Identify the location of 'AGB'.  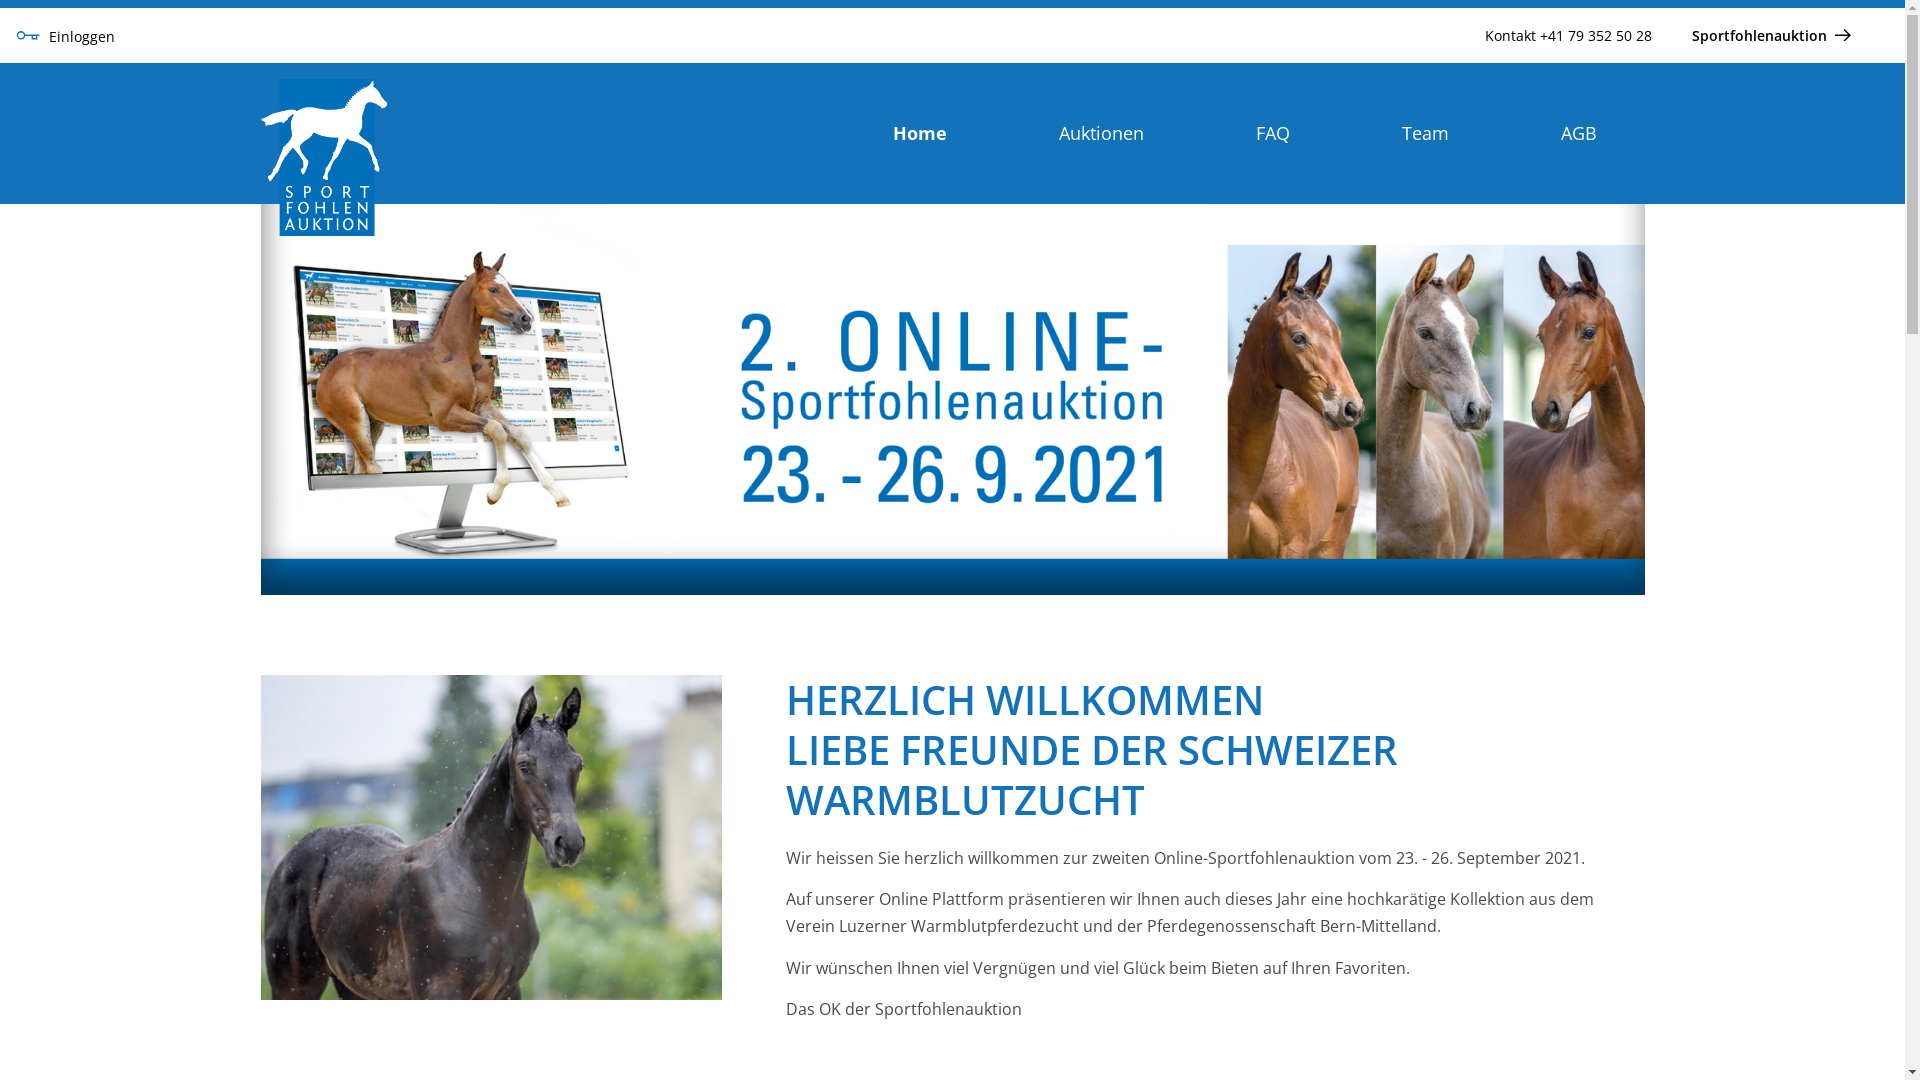
(1577, 132).